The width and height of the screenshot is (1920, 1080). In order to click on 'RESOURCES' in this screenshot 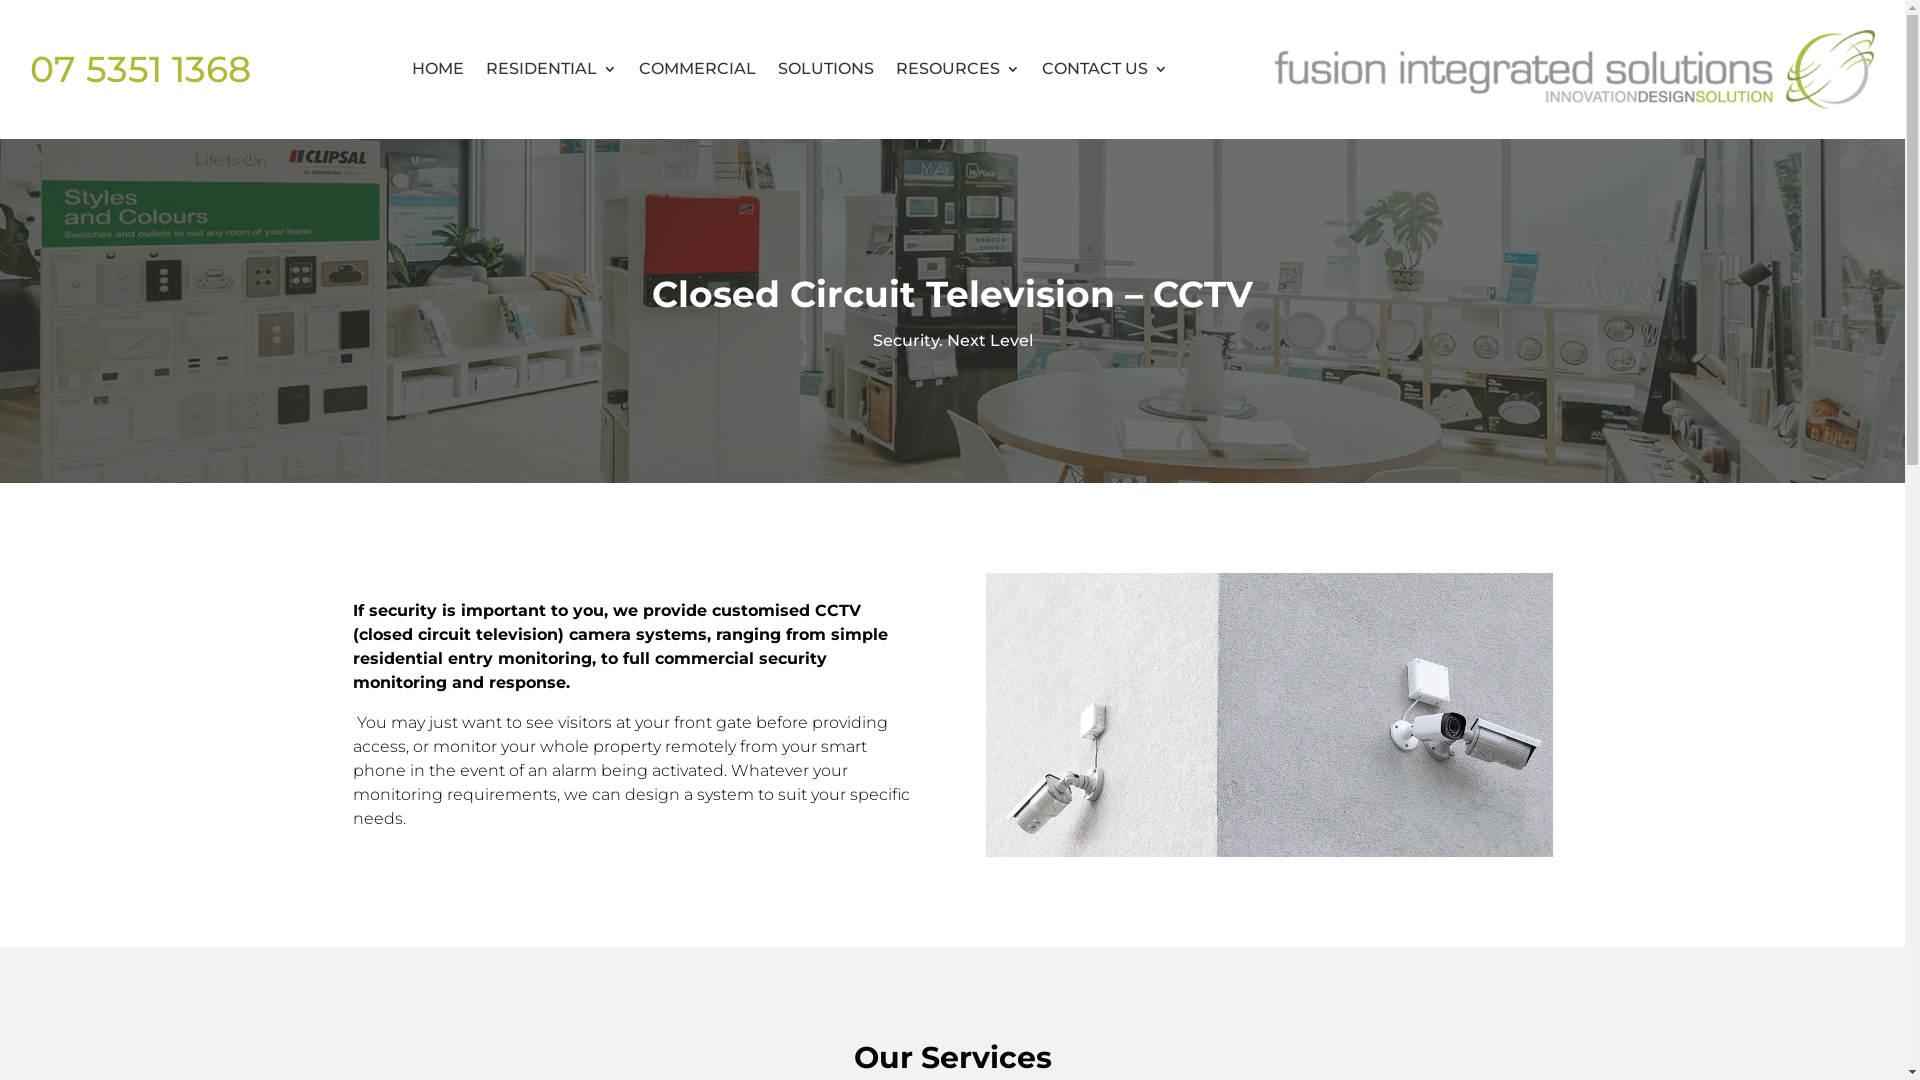, I will do `click(957, 68)`.